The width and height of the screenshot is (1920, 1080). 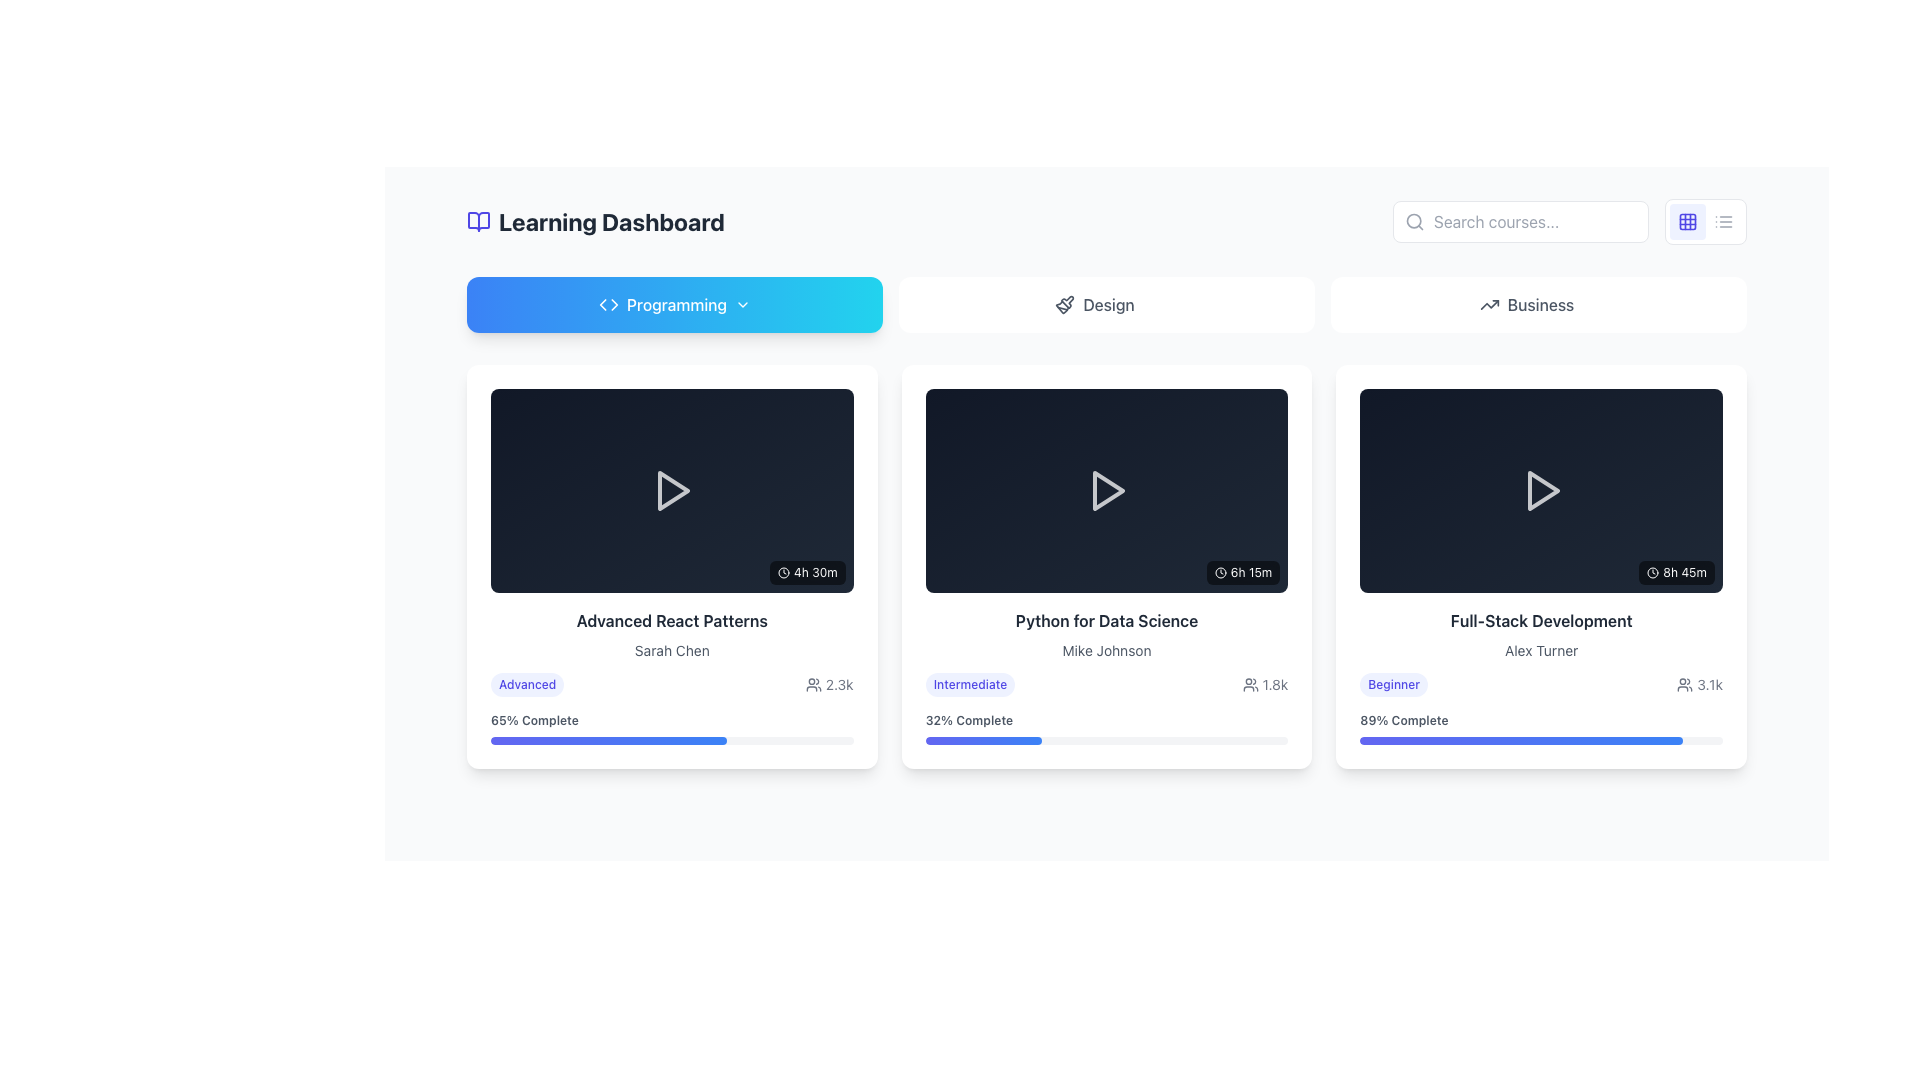 I want to click on the decorative open book icon, which is indigo in color and located next to the 'Learning Dashboard' title, so click(x=478, y=222).